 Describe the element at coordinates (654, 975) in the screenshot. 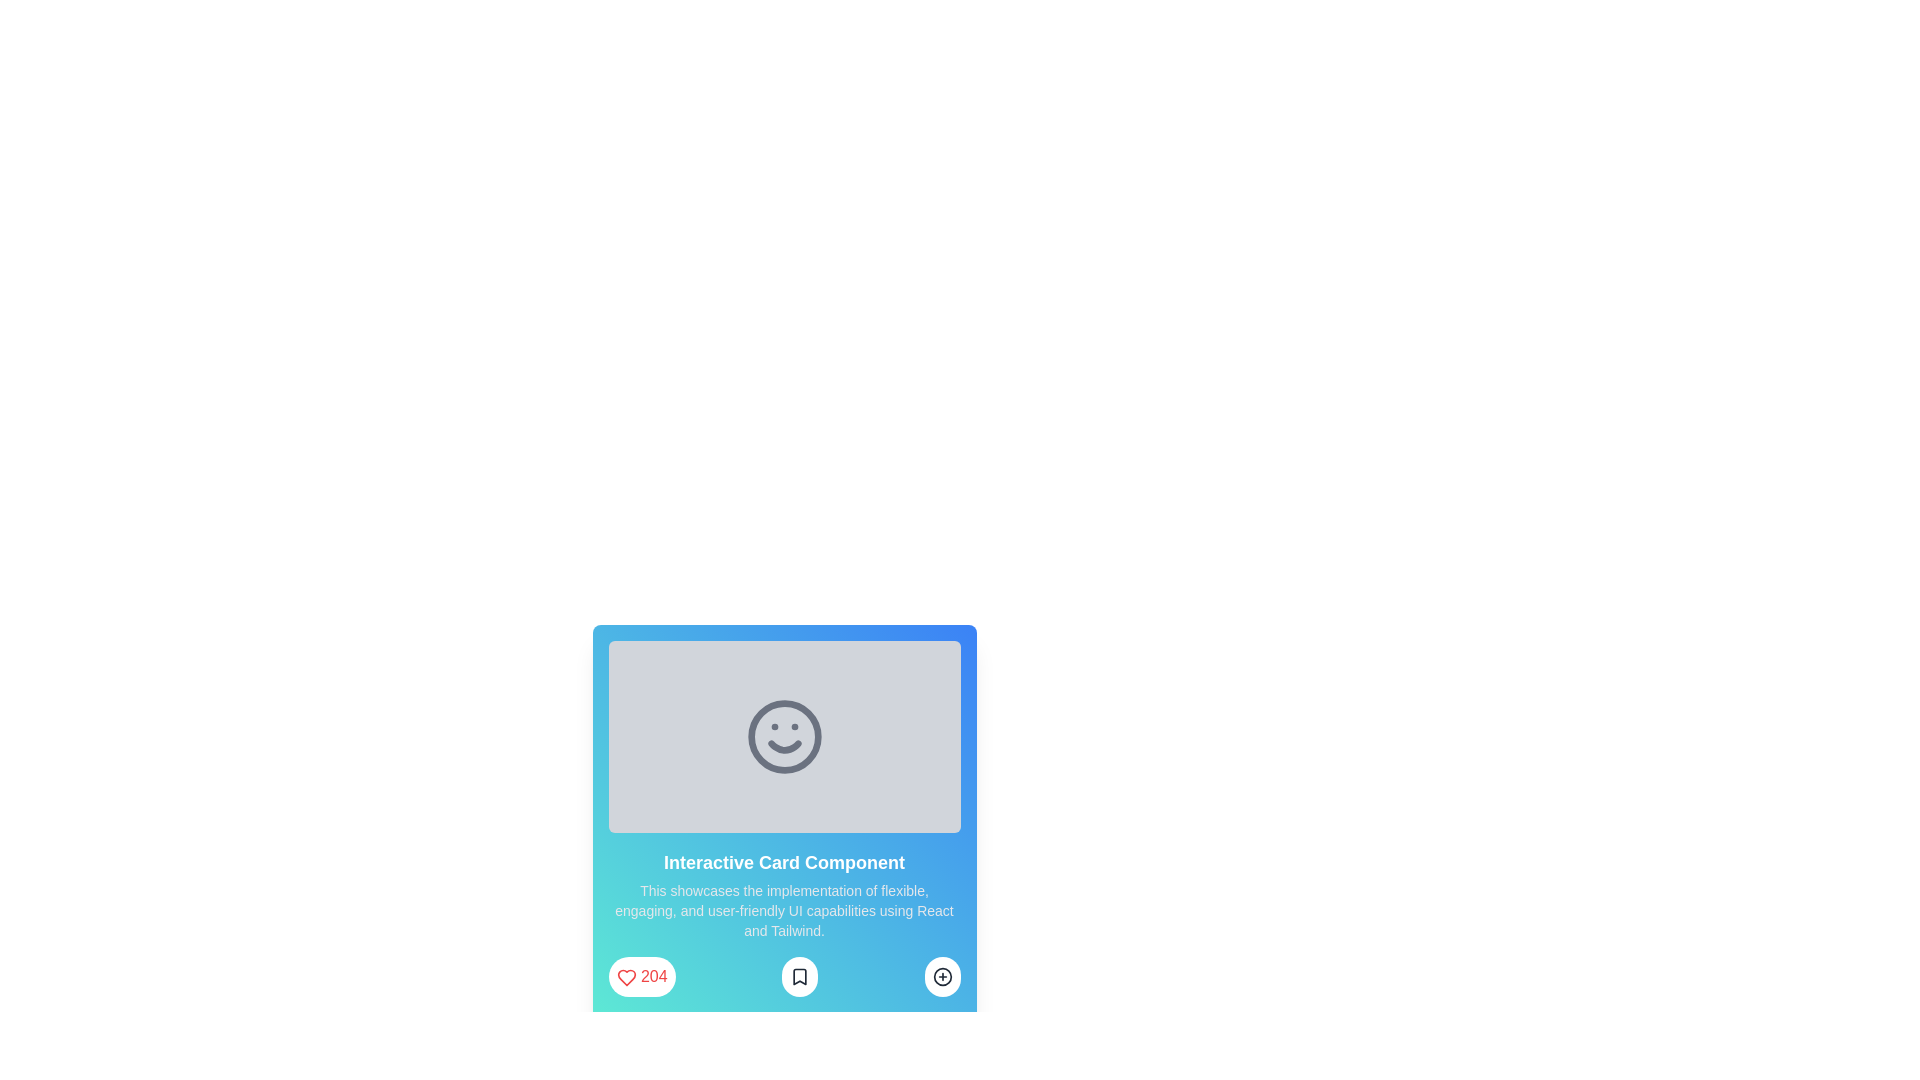

I see `the red-styled number '204' displayed prominently within a rounded white background at the bottom-left section of the card` at that location.